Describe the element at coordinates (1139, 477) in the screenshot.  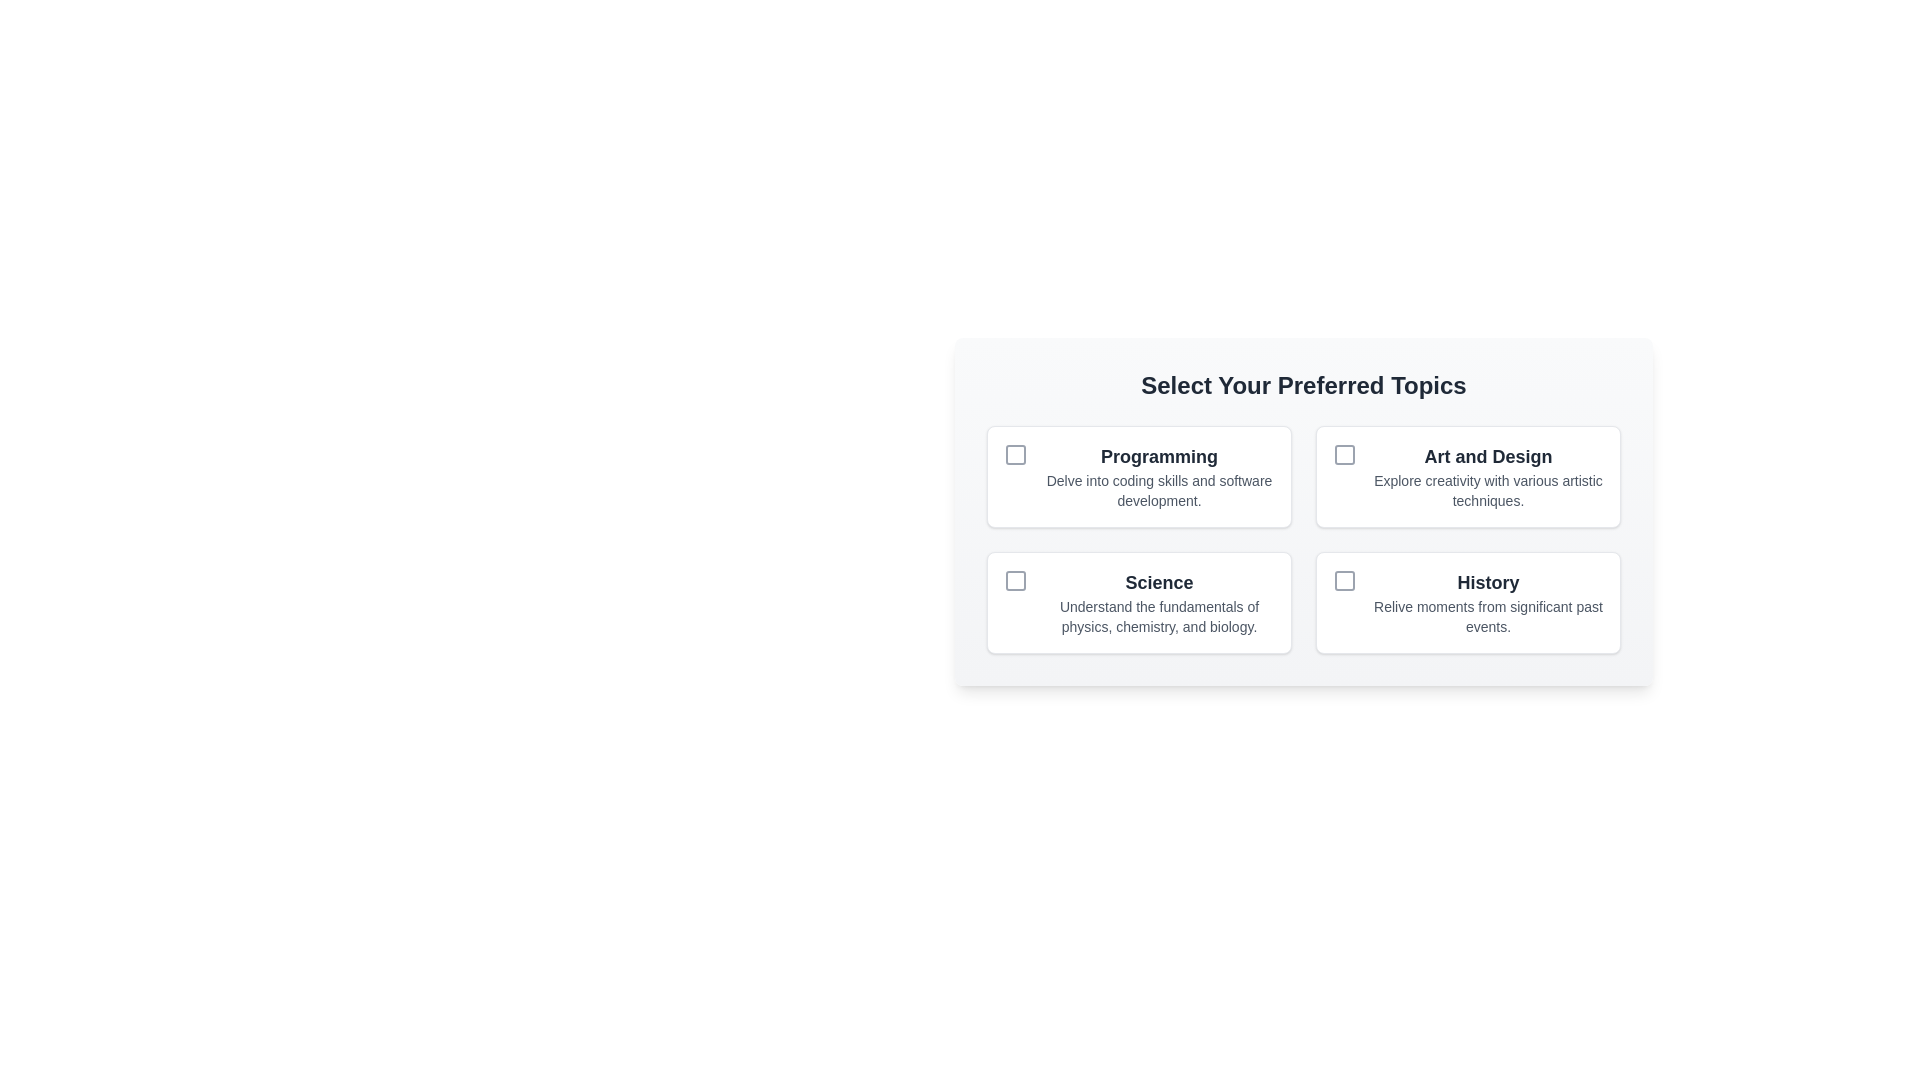
I see `the 'Programming' checkbox option` at that location.